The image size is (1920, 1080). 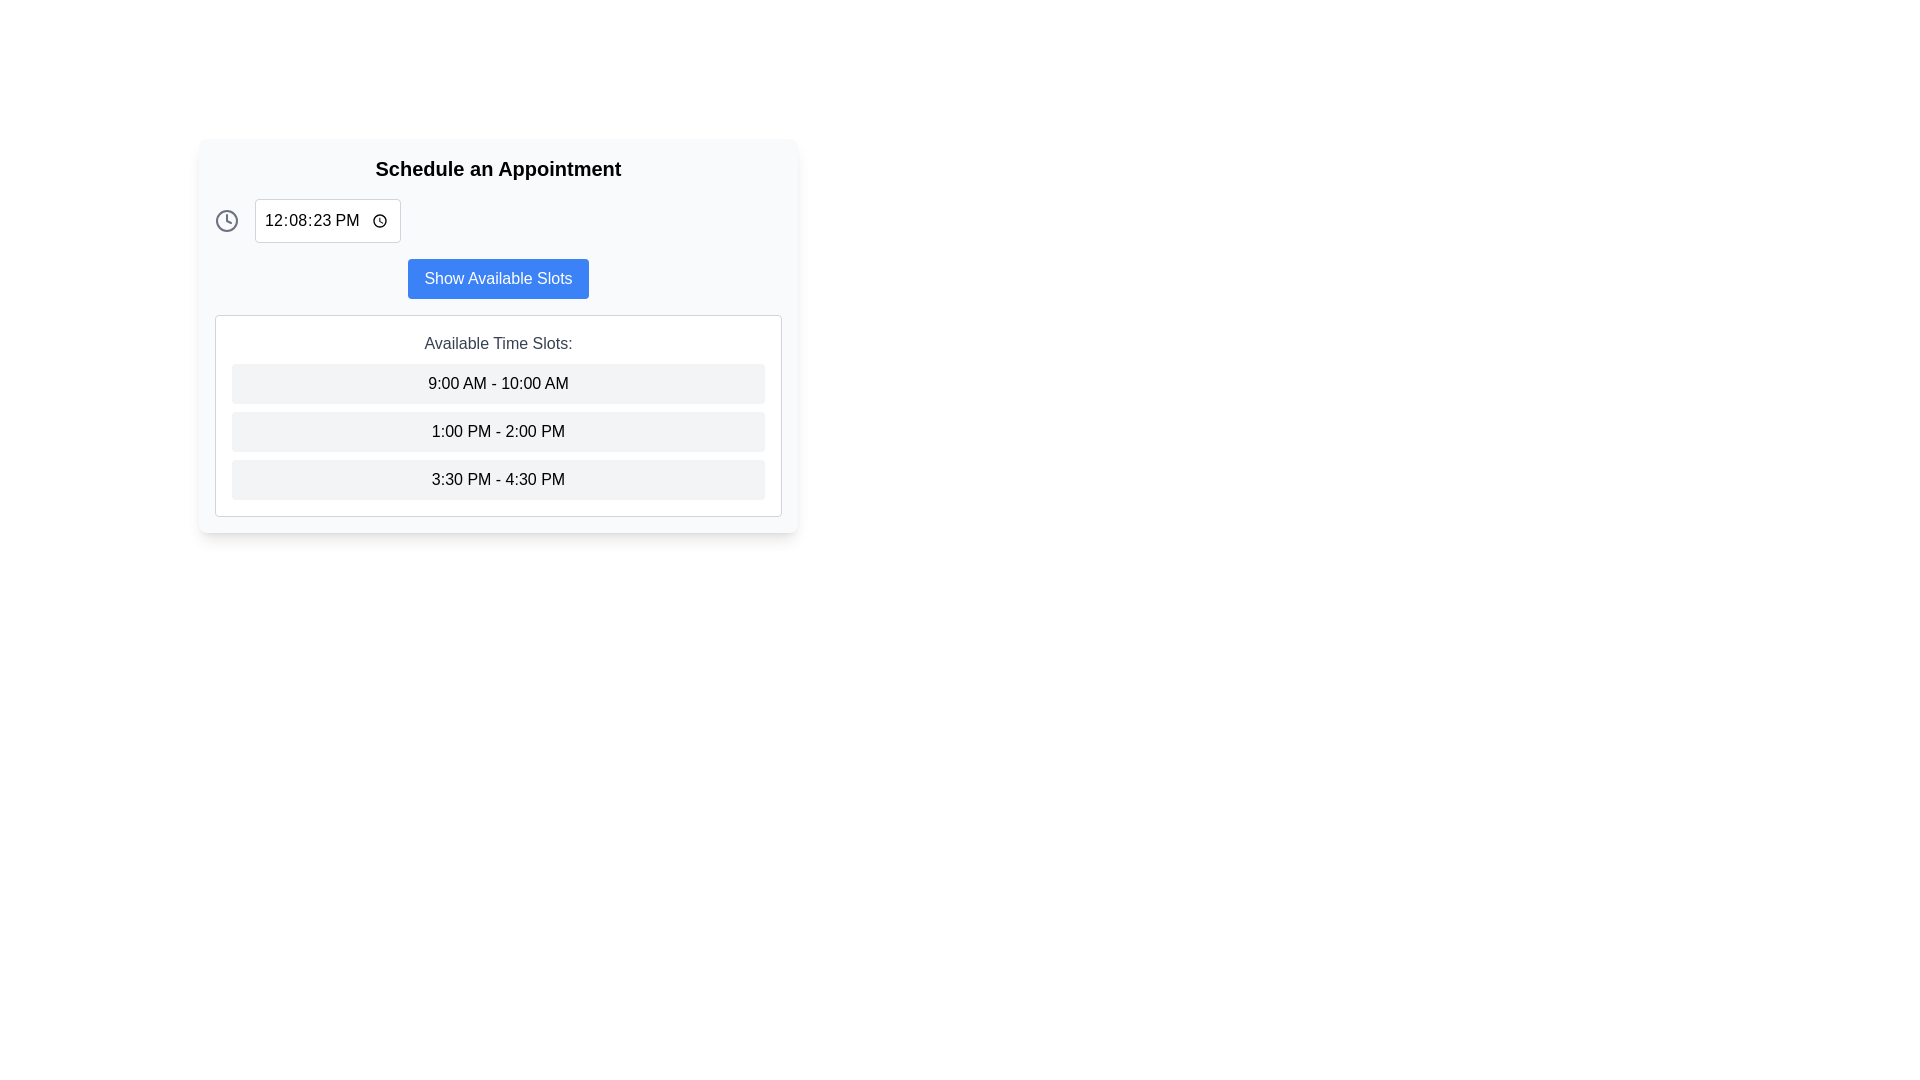 I want to click on the button that initiates showing the available appointment time slots, located centrally within the scheduling section, so click(x=498, y=278).